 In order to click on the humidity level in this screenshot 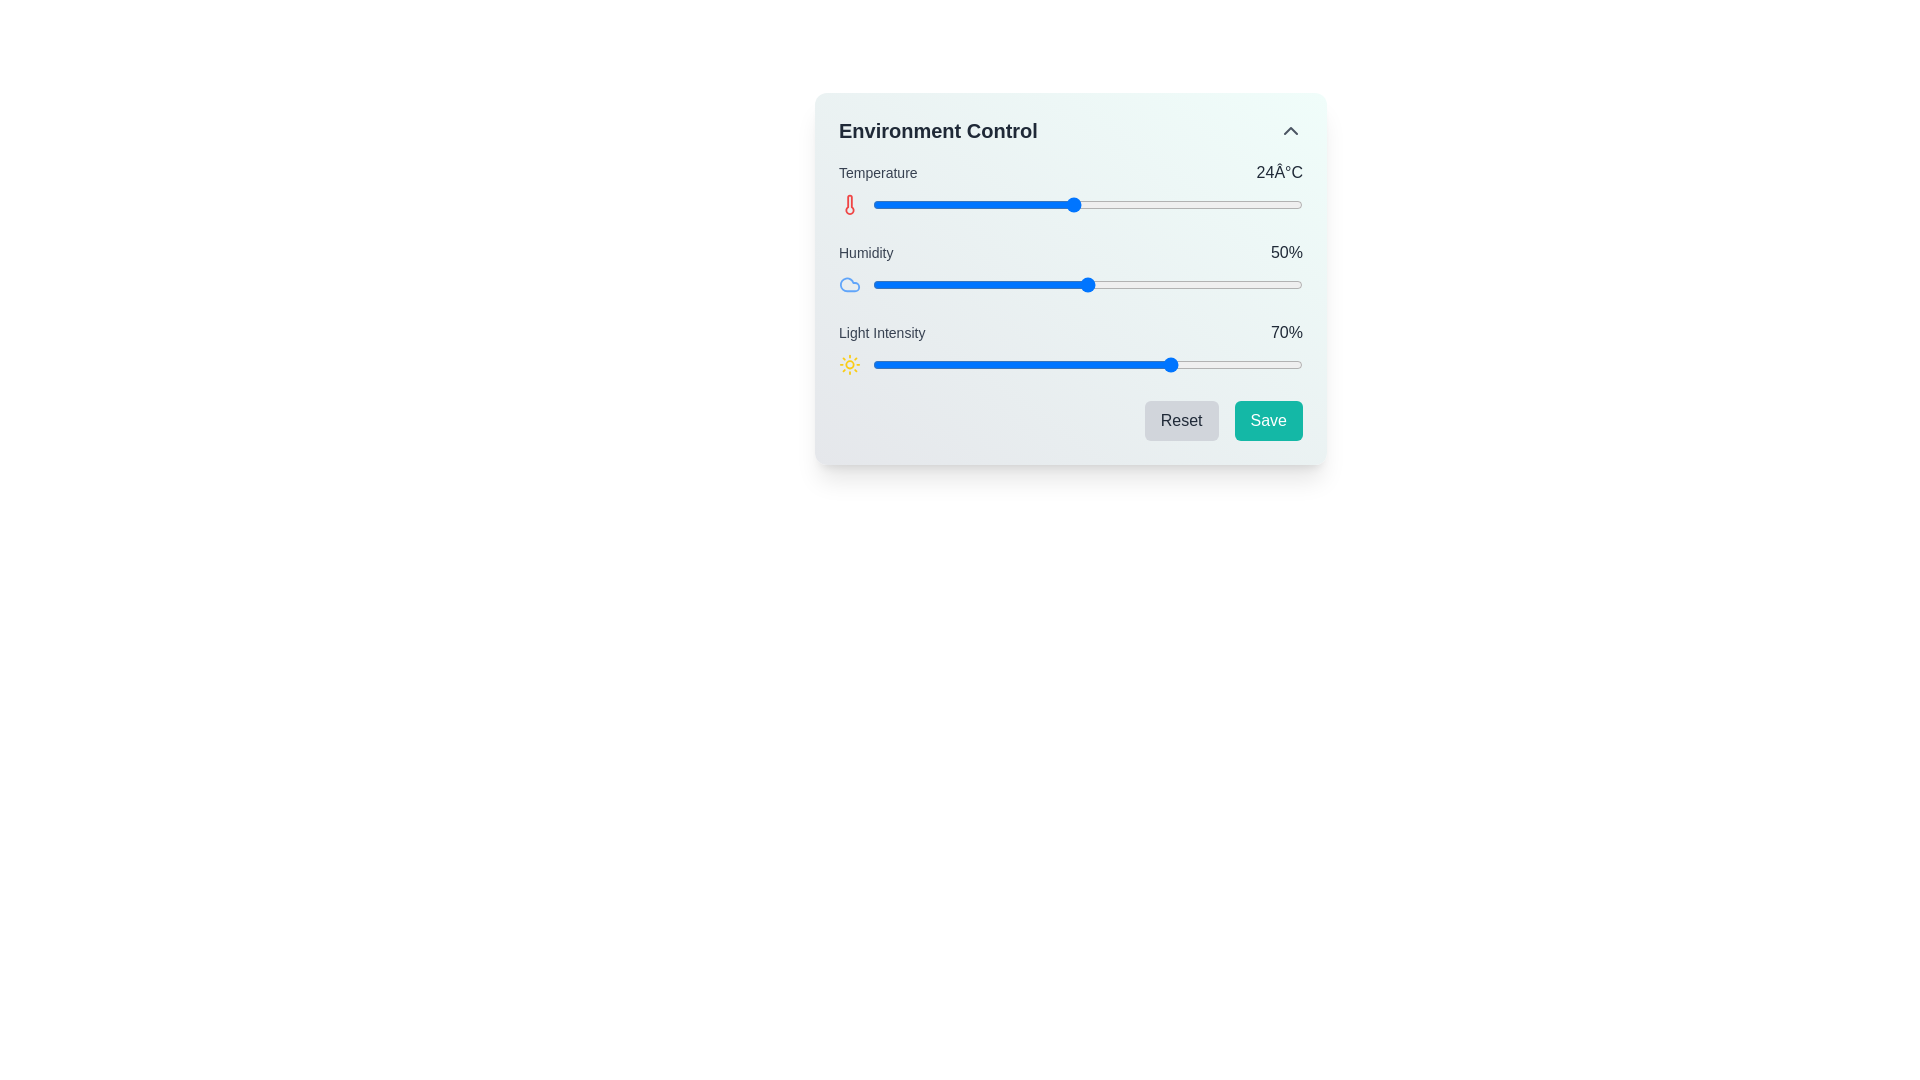, I will do `click(980, 285)`.